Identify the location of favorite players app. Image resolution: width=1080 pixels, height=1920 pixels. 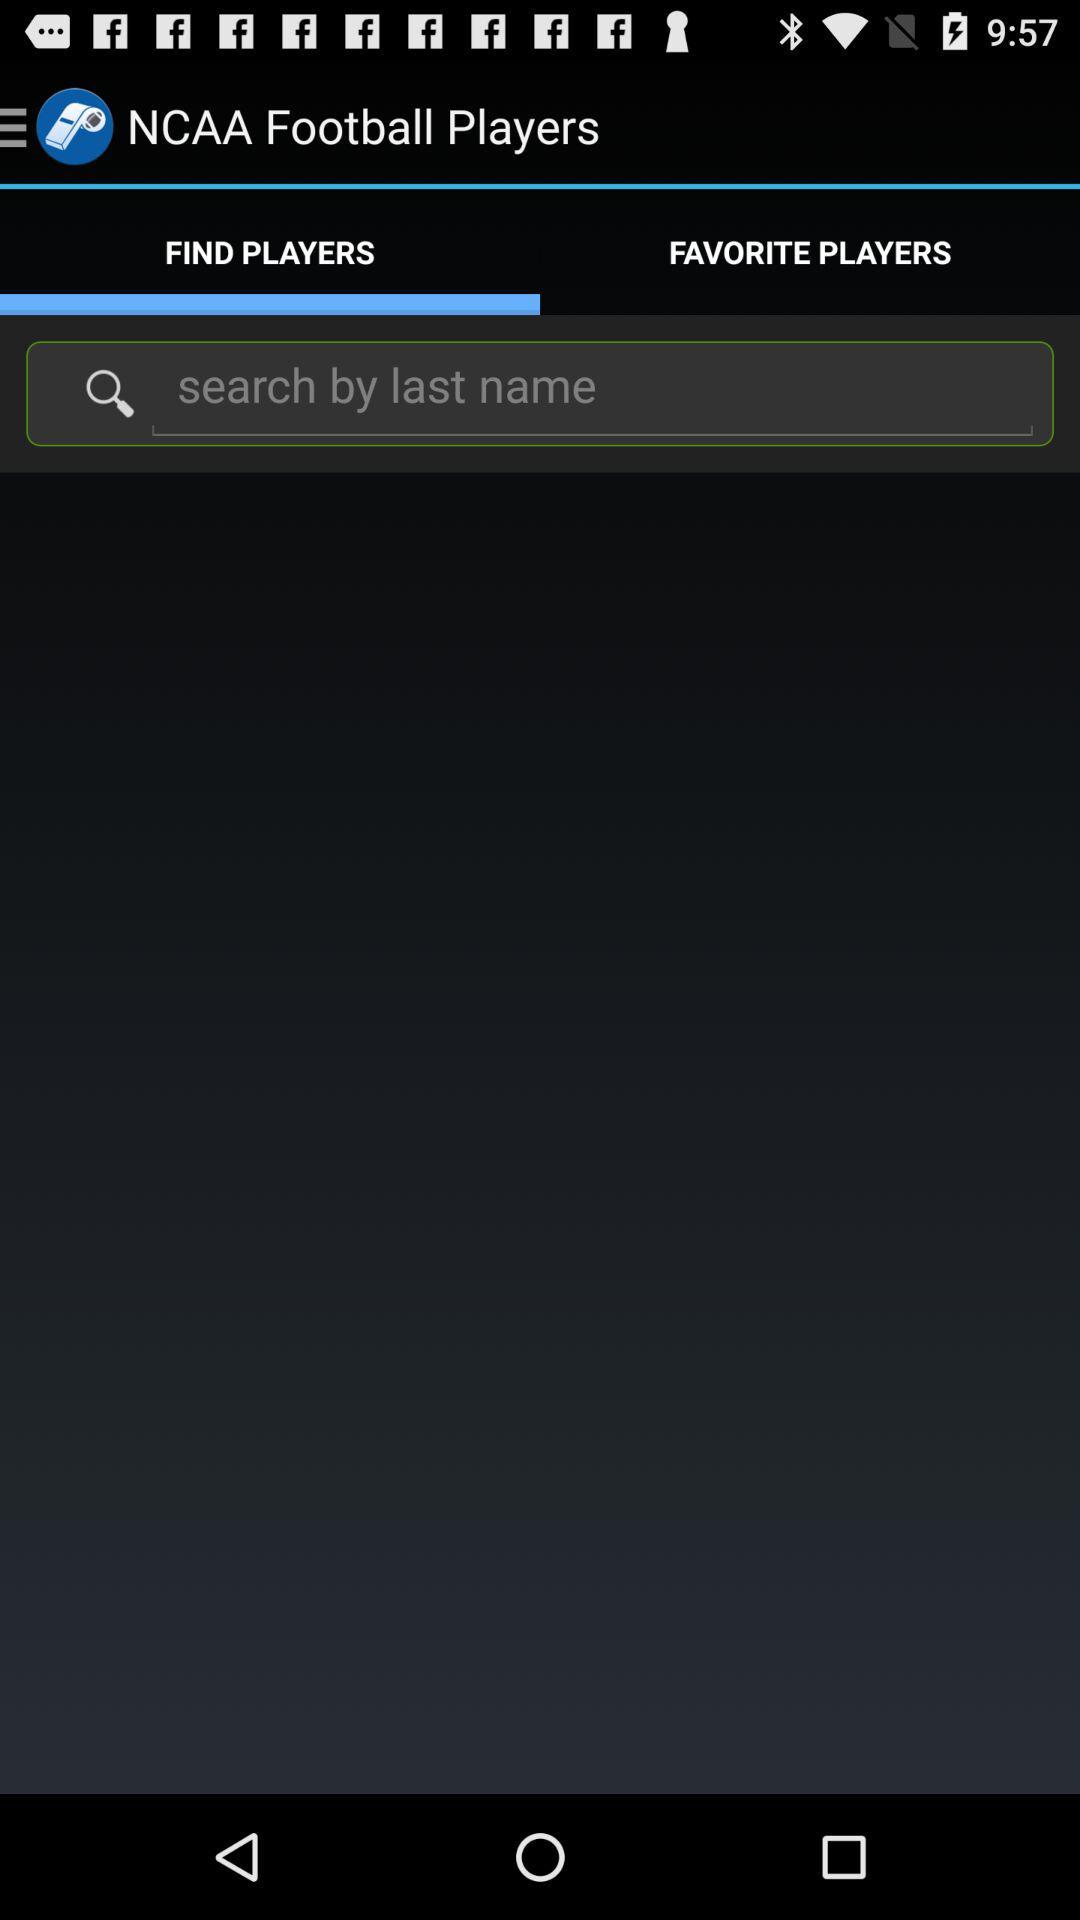
(810, 251).